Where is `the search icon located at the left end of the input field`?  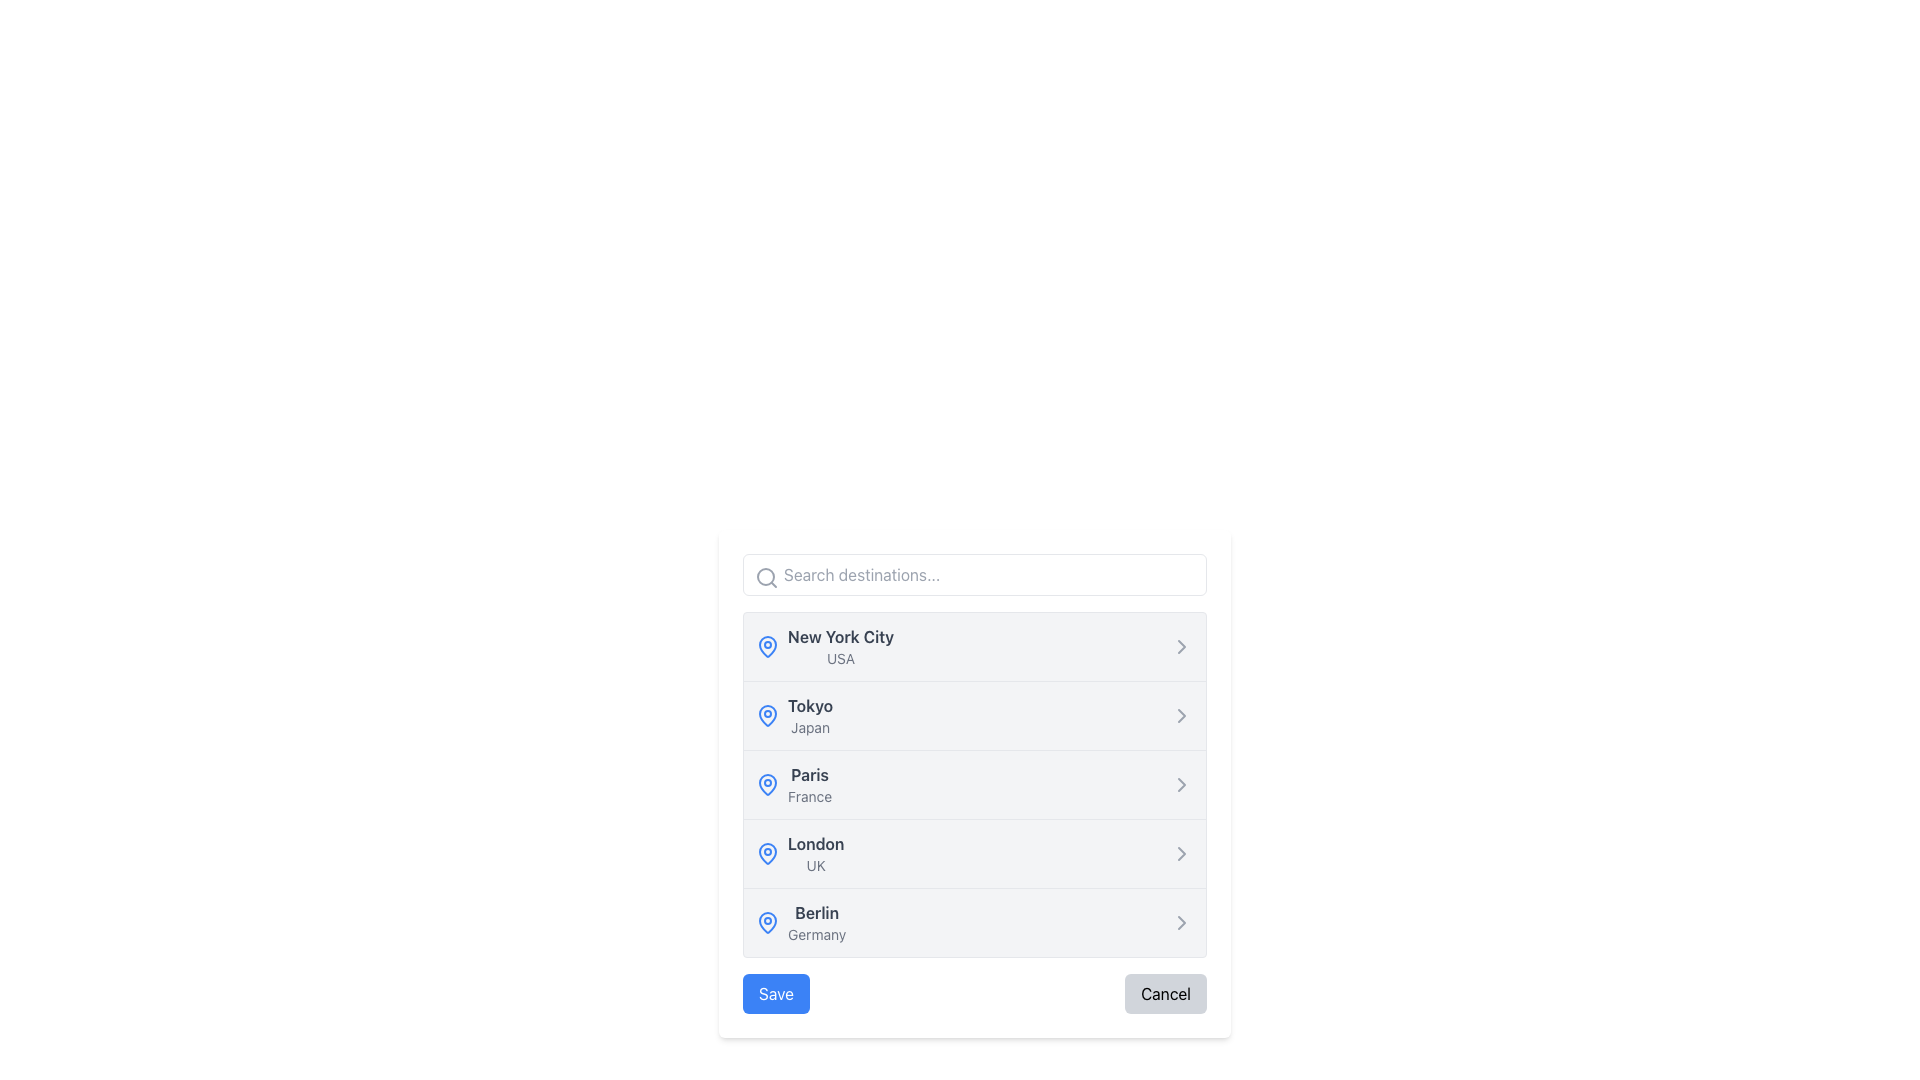
the search icon located at the left end of the input field is located at coordinates (766, 578).